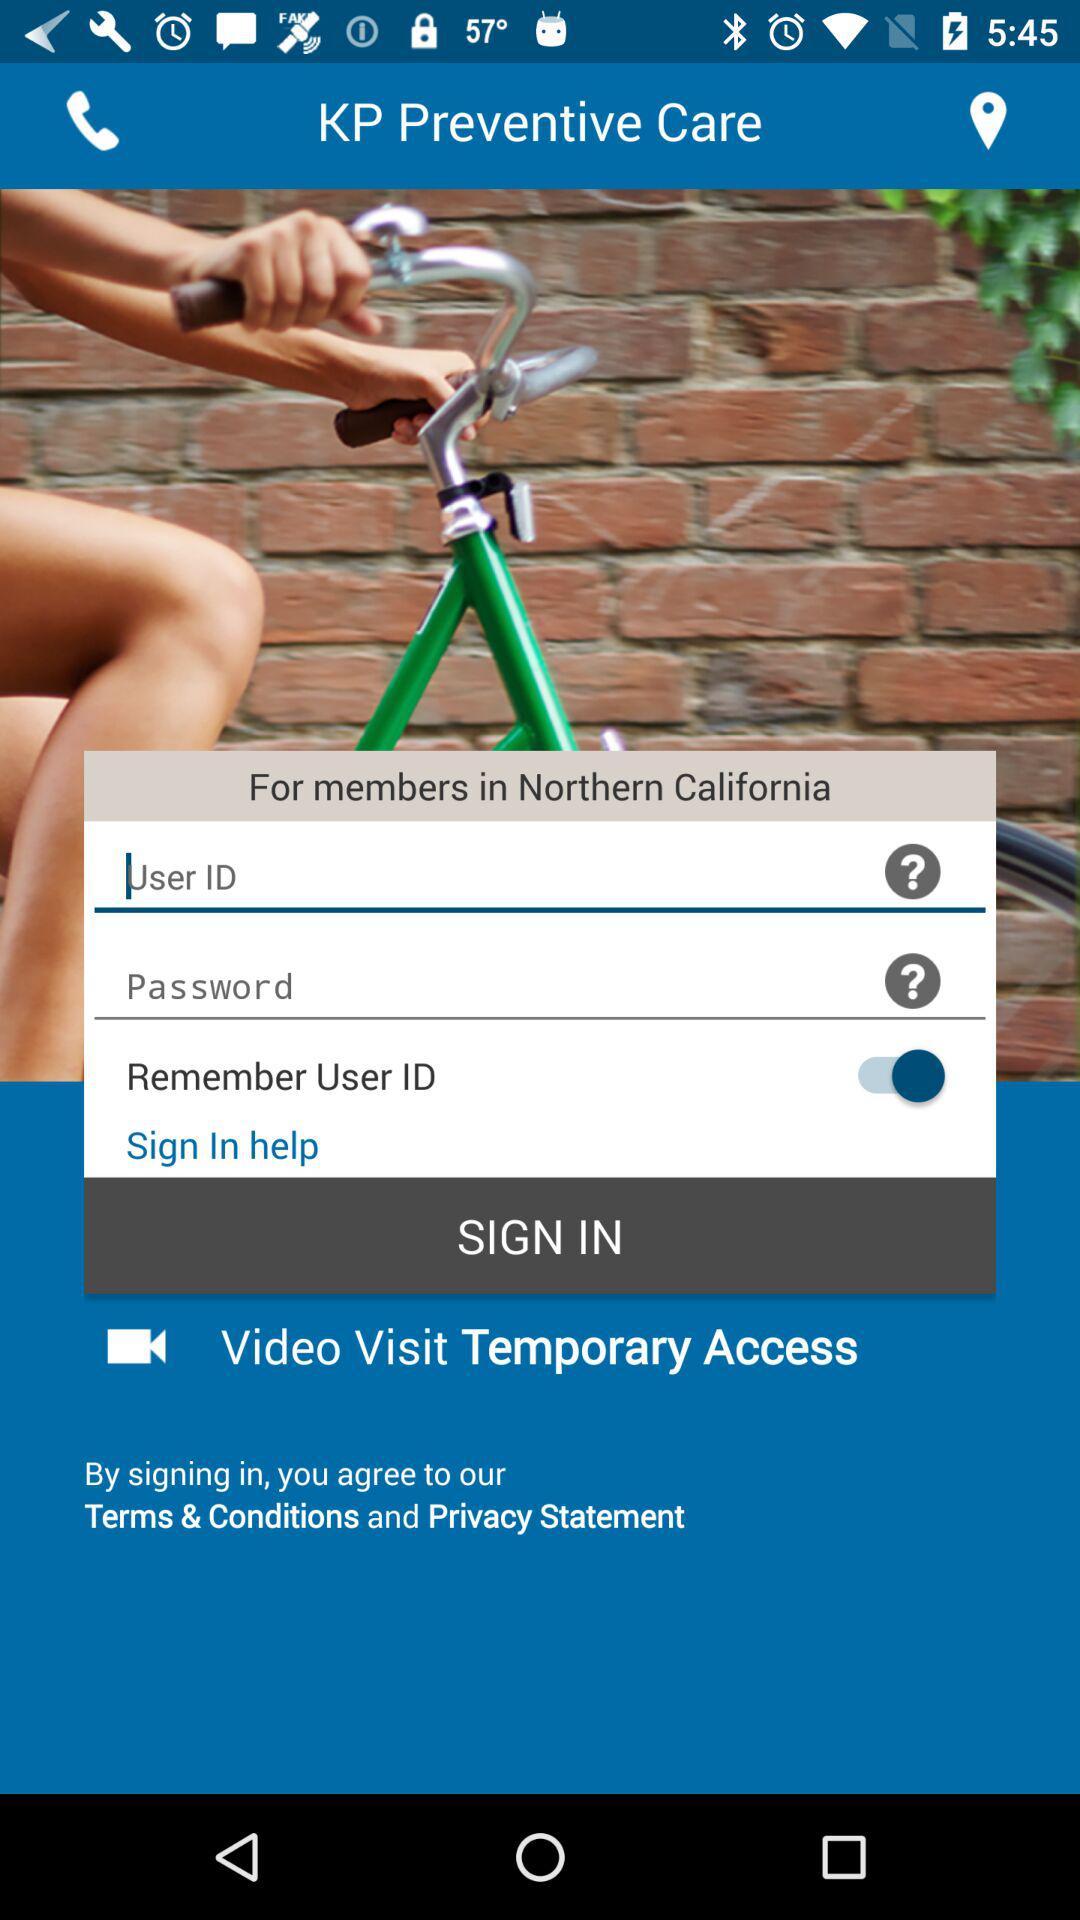 The height and width of the screenshot is (1920, 1080). I want to click on video visit temporary app, so click(591, 1345).